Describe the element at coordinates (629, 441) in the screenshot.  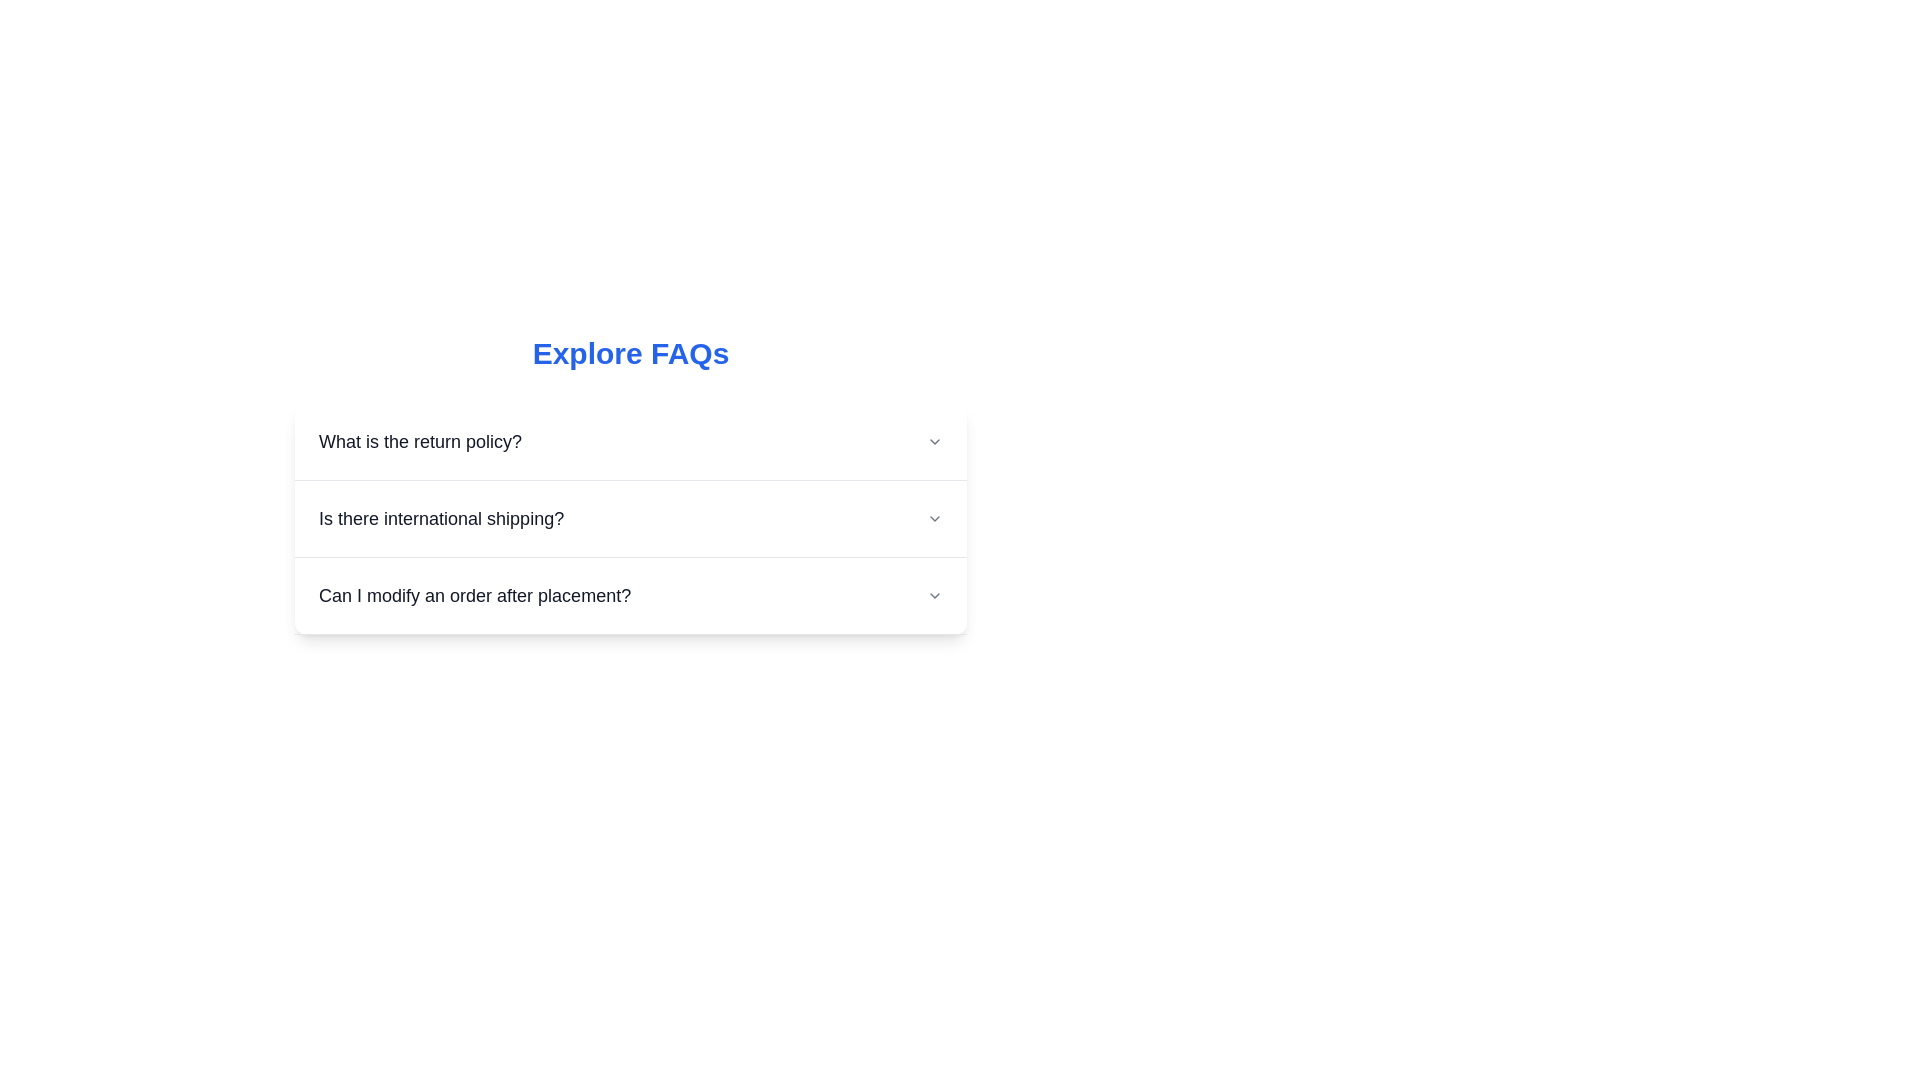
I see `the collapsible title reading 'What is the return policy?'` at that location.